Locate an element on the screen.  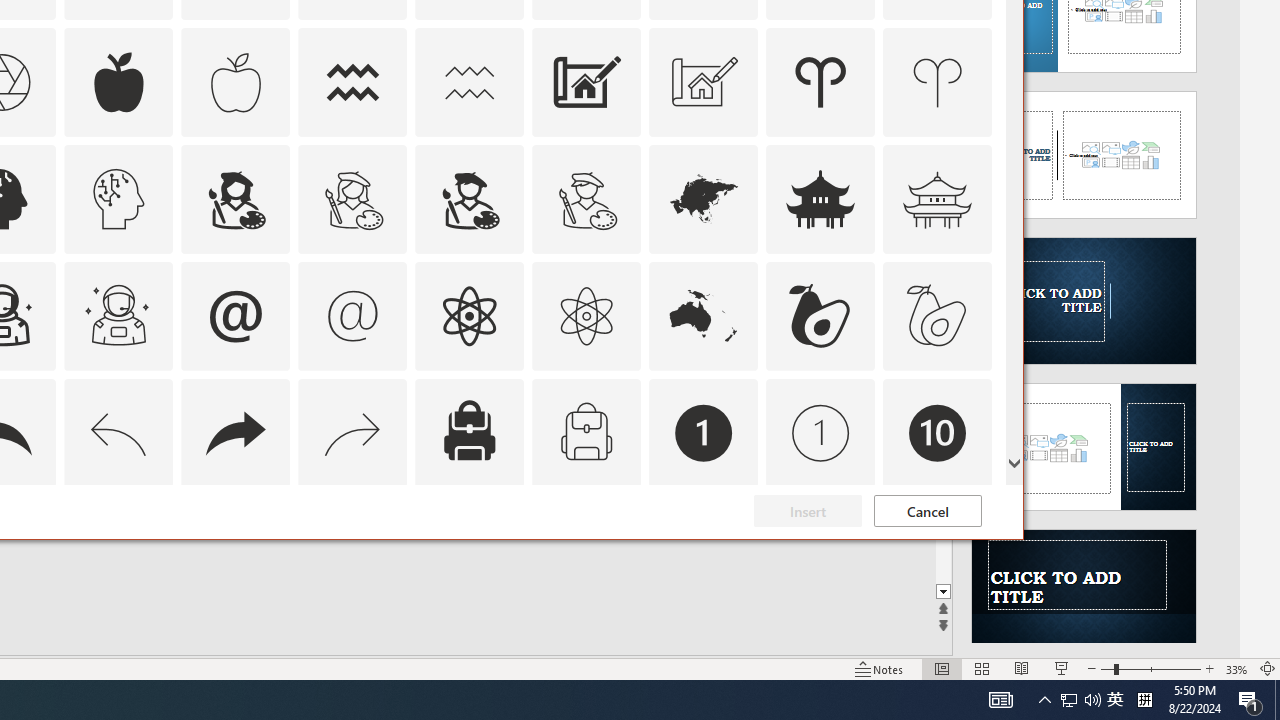
'Action Center, 1 new notification' is located at coordinates (1250, 698).